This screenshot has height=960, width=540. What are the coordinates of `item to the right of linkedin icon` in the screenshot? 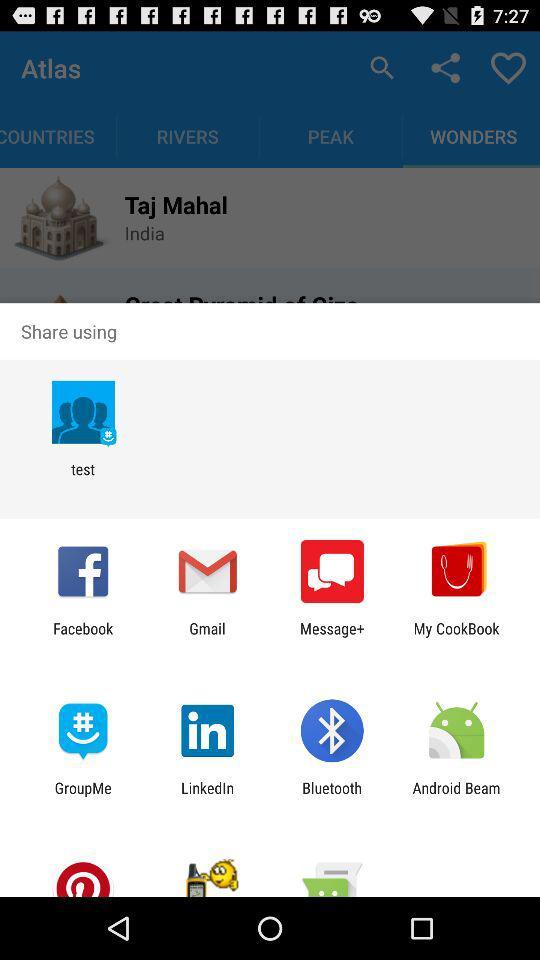 It's located at (332, 796).